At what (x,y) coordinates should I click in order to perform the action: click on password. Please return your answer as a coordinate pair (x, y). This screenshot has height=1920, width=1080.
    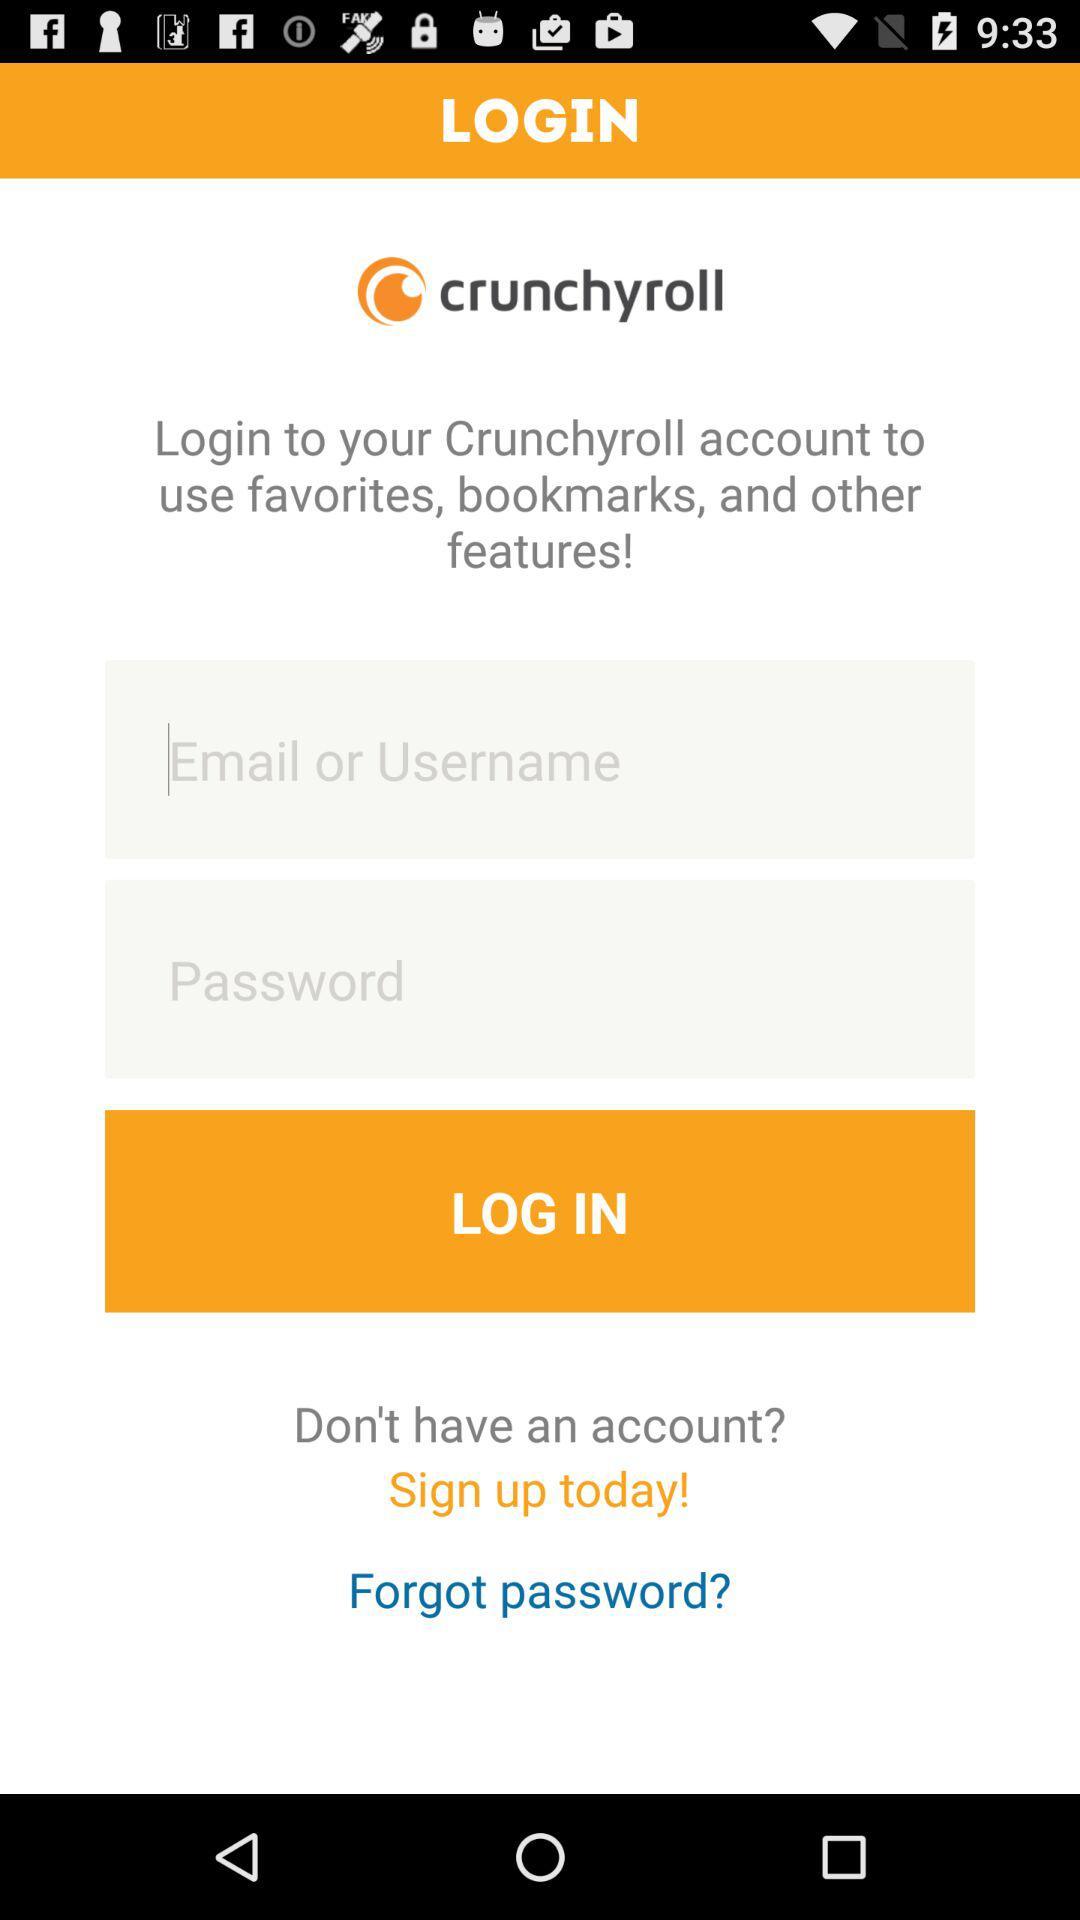
    Looking at the image, I should click on (540, 979).